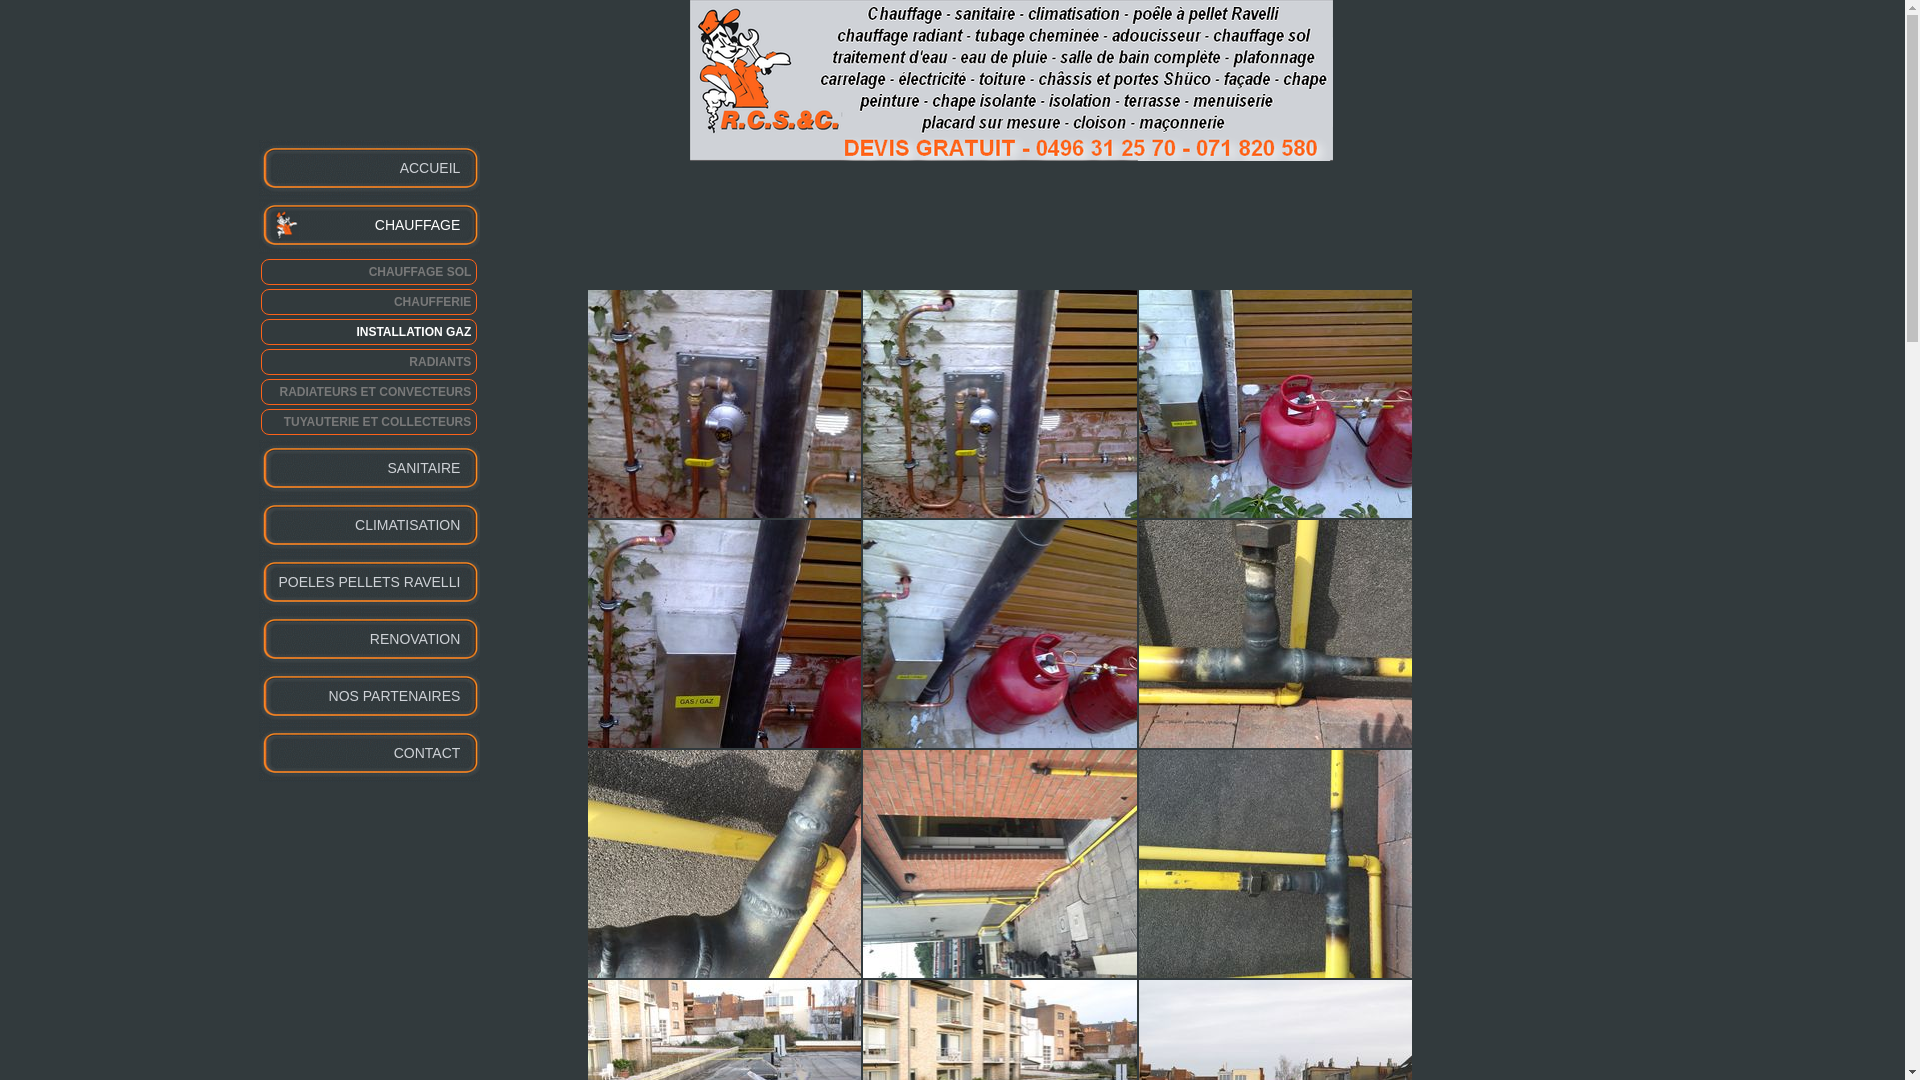  What do you see at coordinates (369, 167) in the screenshot?
I see `'ACCUEIL'` at bounding box center [369, 167].